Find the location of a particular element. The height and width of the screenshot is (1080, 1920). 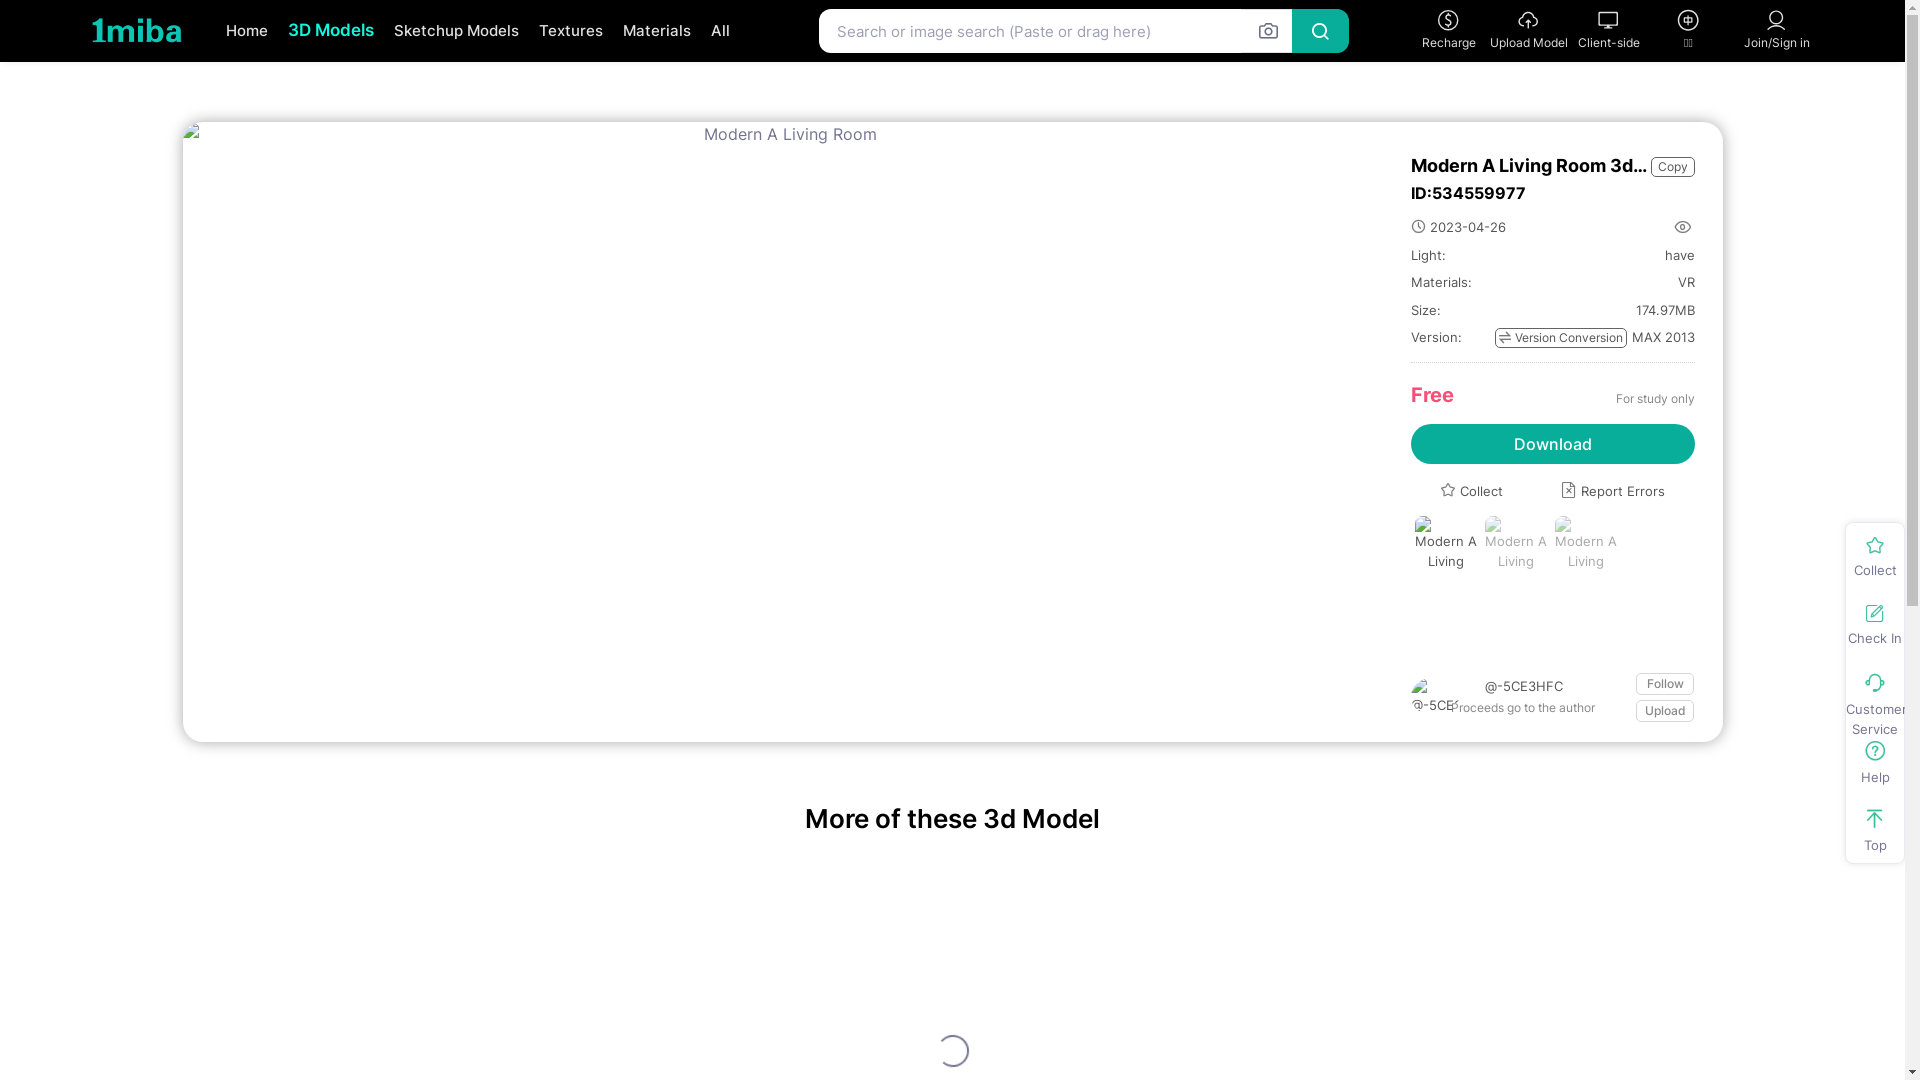

'All' is located at coordinates (719, 31).